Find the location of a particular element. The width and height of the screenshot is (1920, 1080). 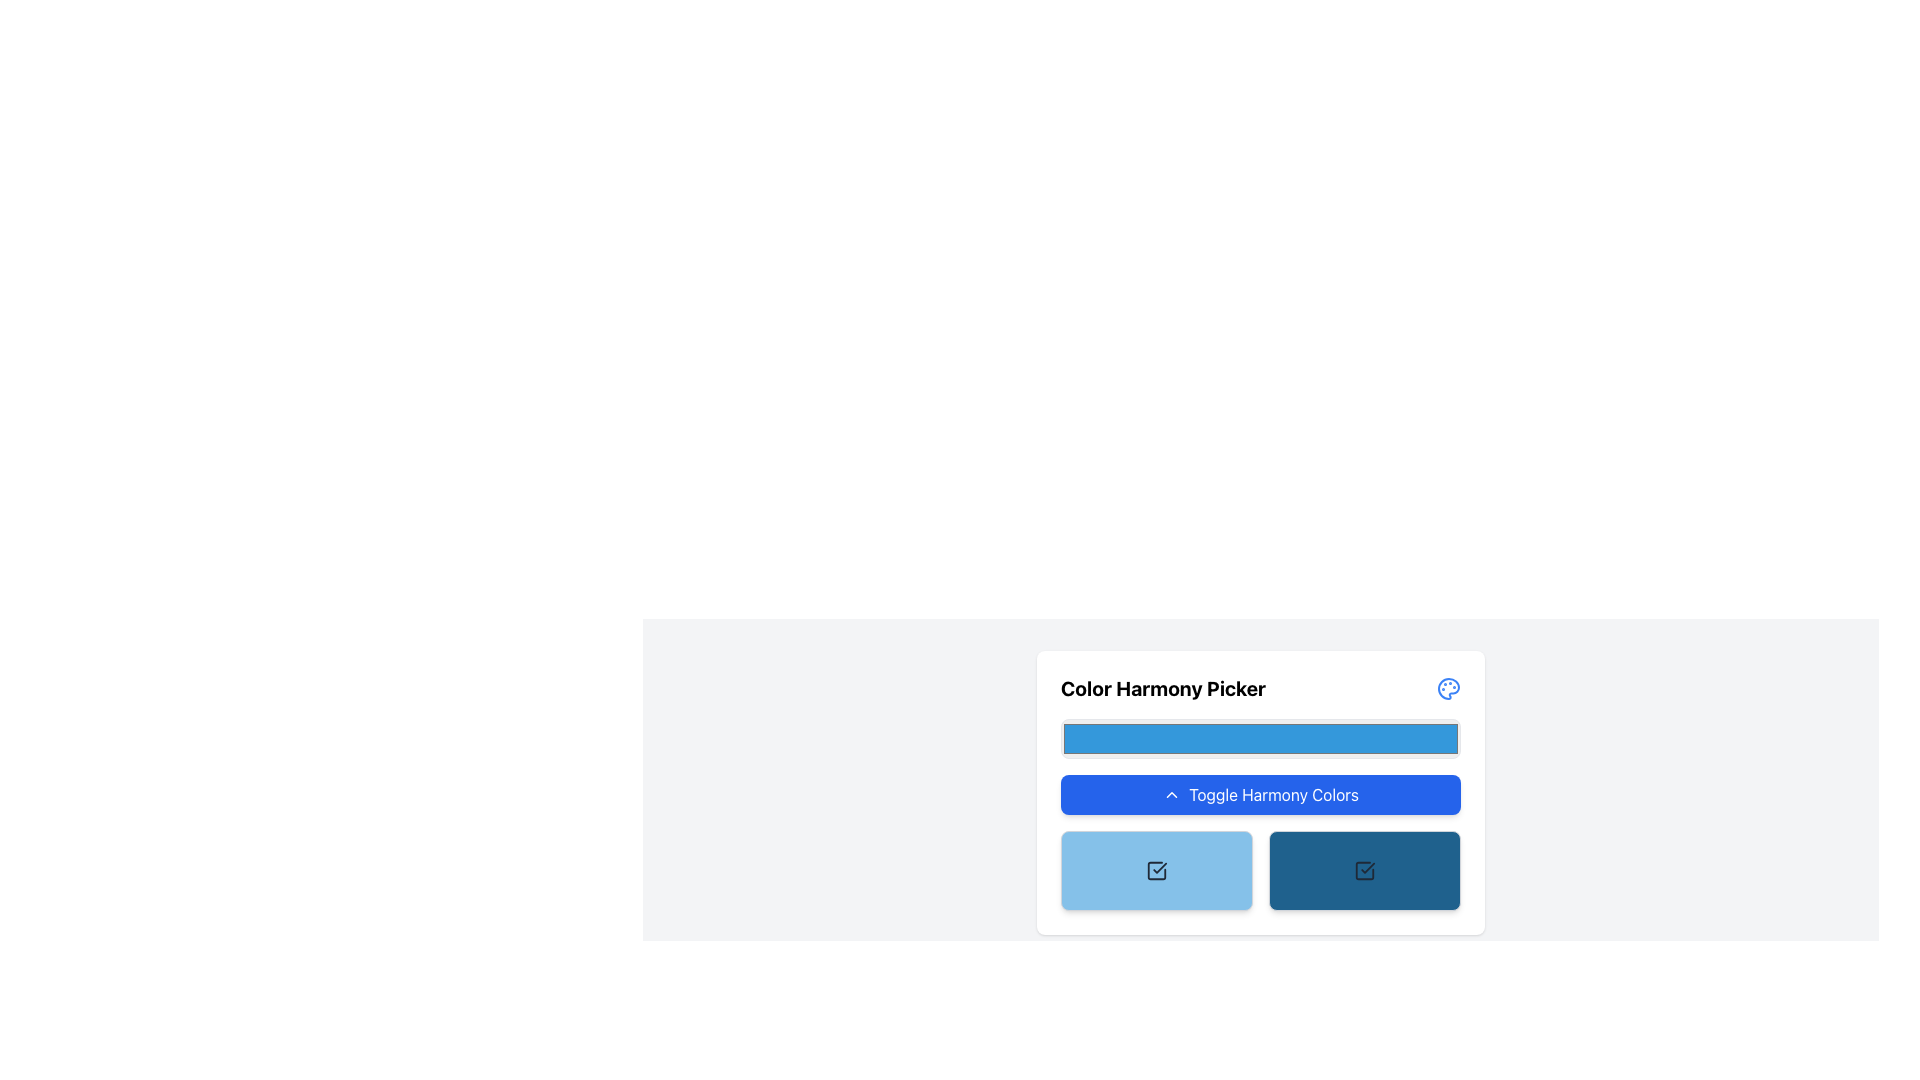

the checkmark icon located inside the light blue square at the bottom-left of the interface is located at coordinates (1160, 867).